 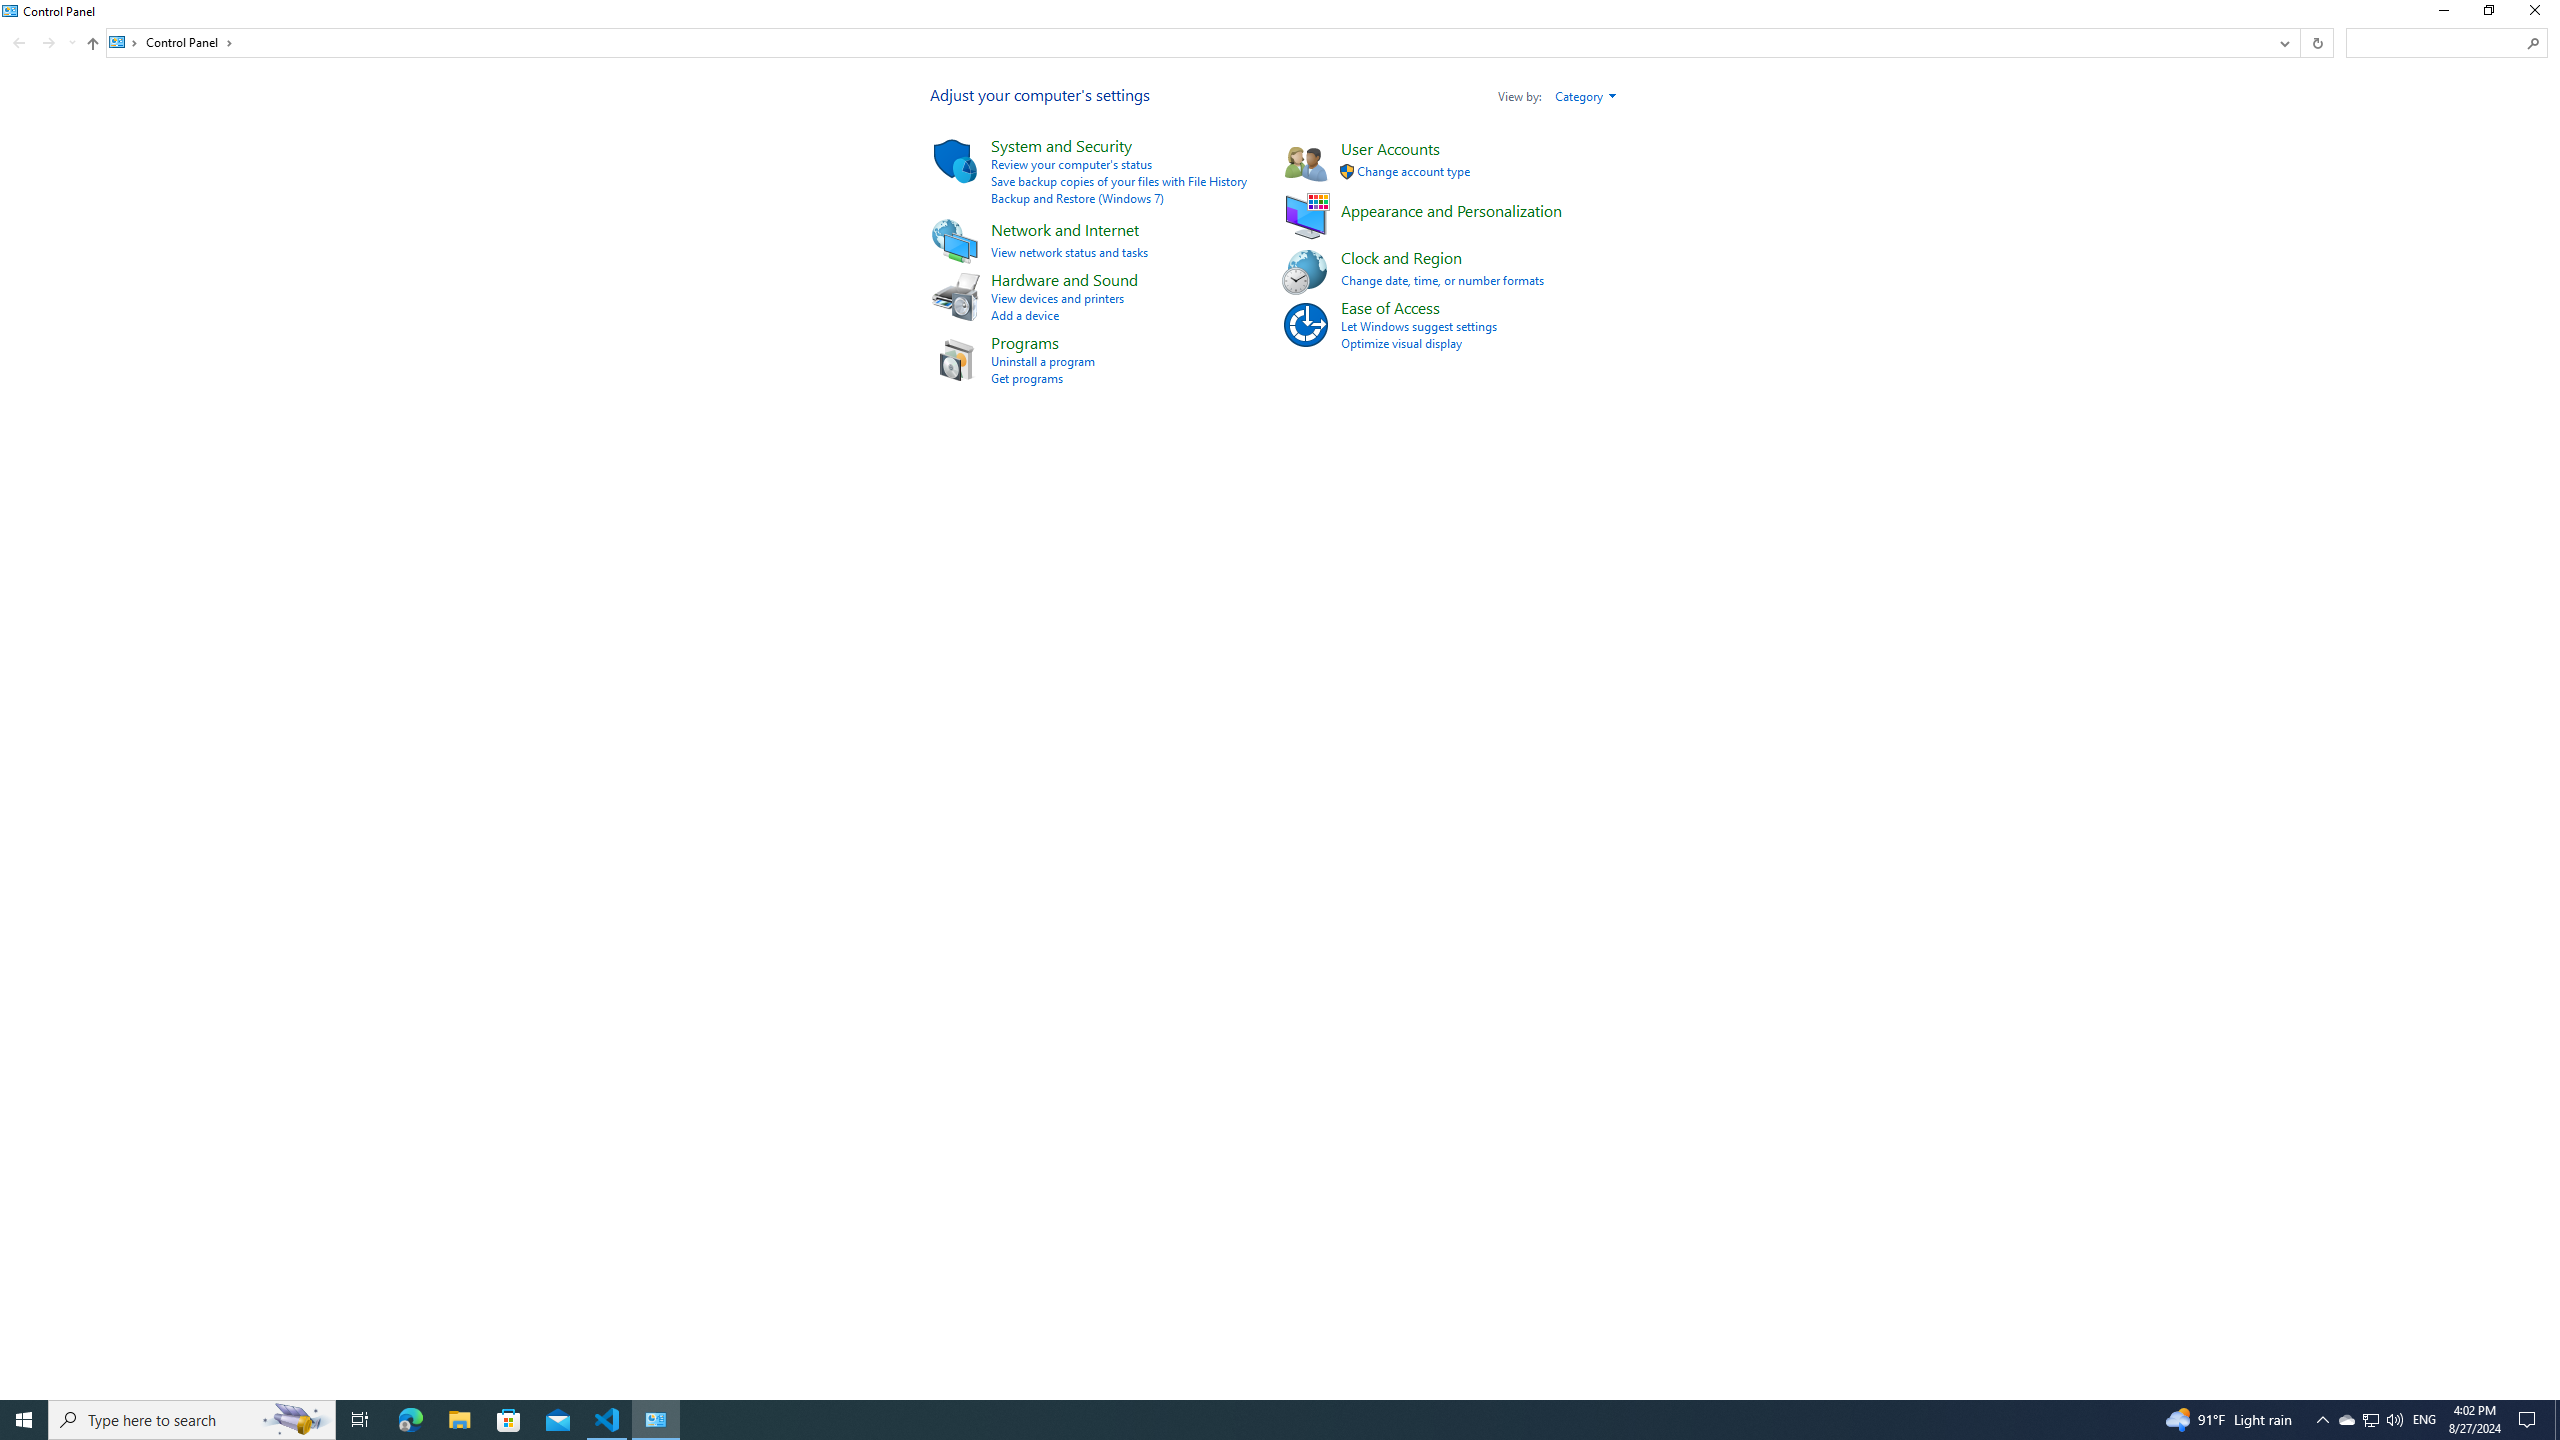 What do you see at coordinates (70, 42) in the screenshot?
I see `'Recent locations'` at bounding box center [70, 42].